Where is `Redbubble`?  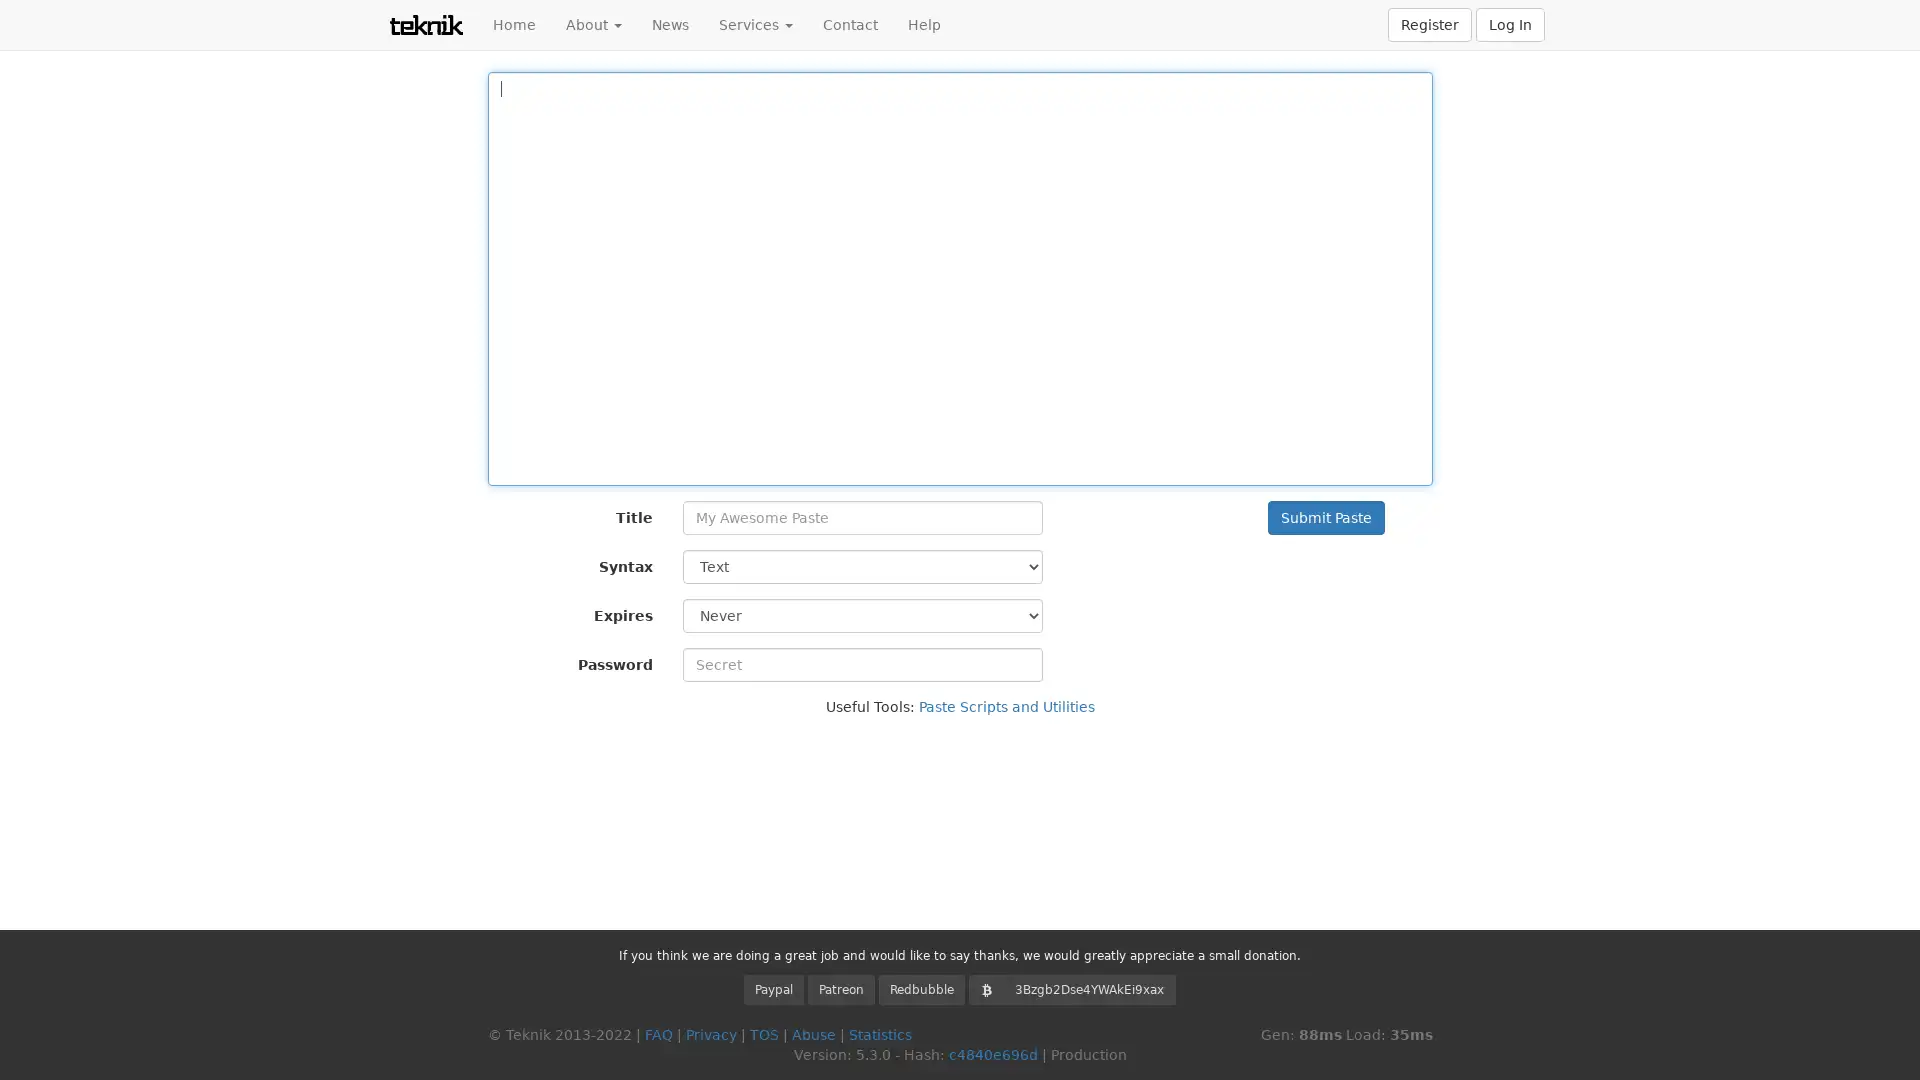 Redbubble is located at coordinates (920, 990).